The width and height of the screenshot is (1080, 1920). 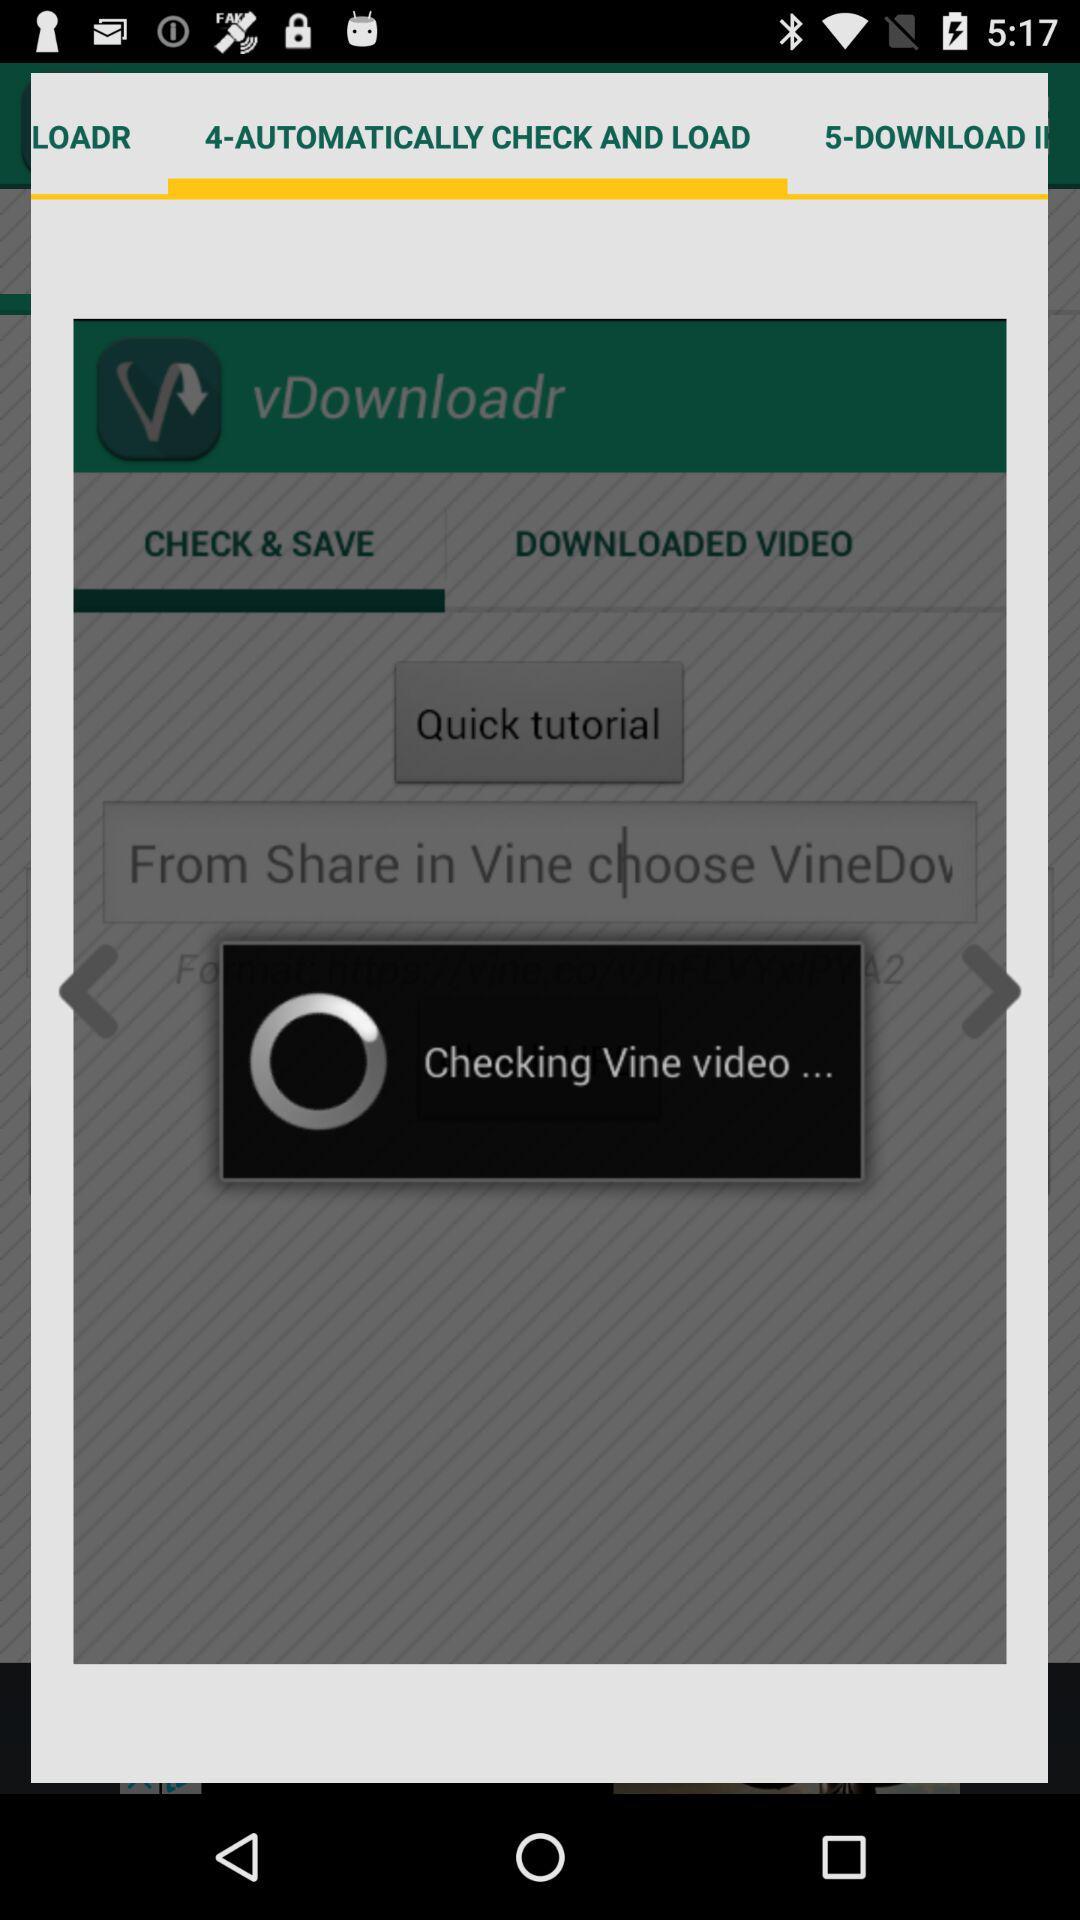 I want to click on 4 automatically check, so click(x=477, y=135).